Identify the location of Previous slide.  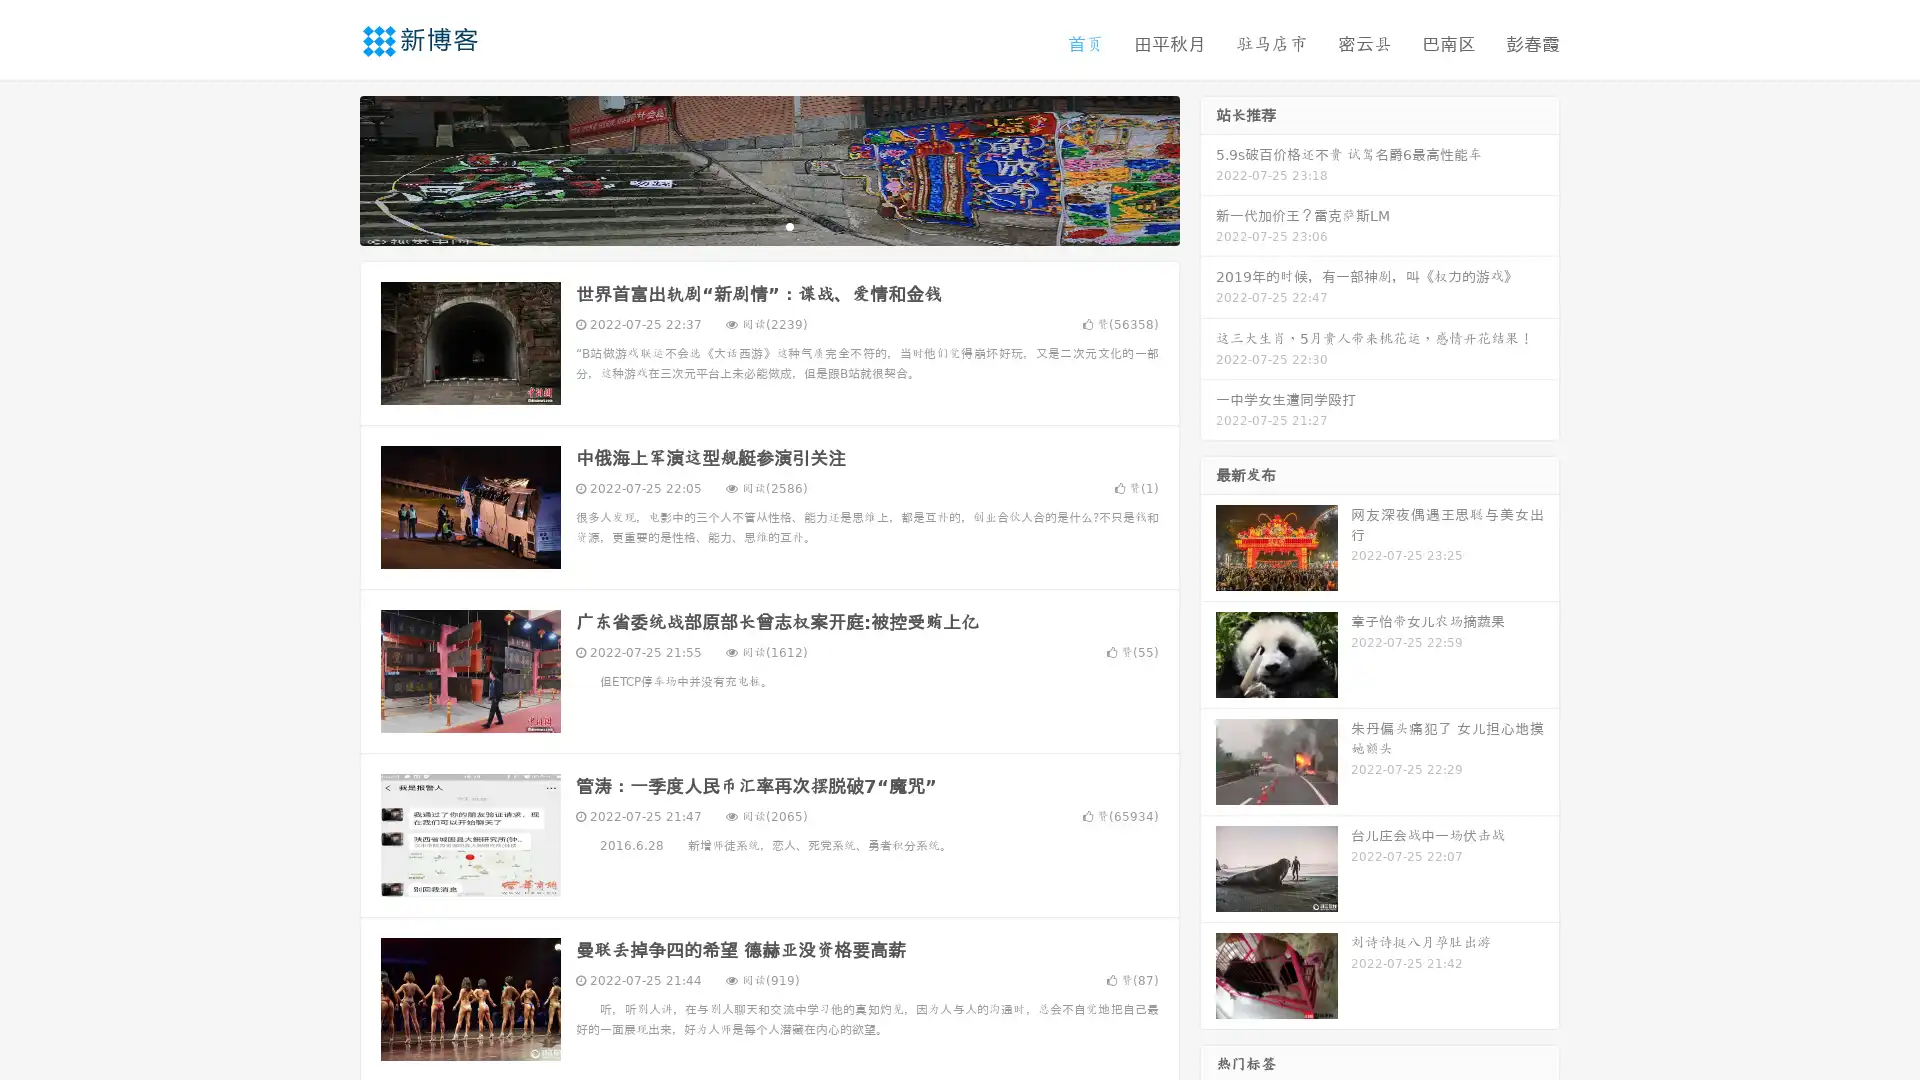
(330, 168).